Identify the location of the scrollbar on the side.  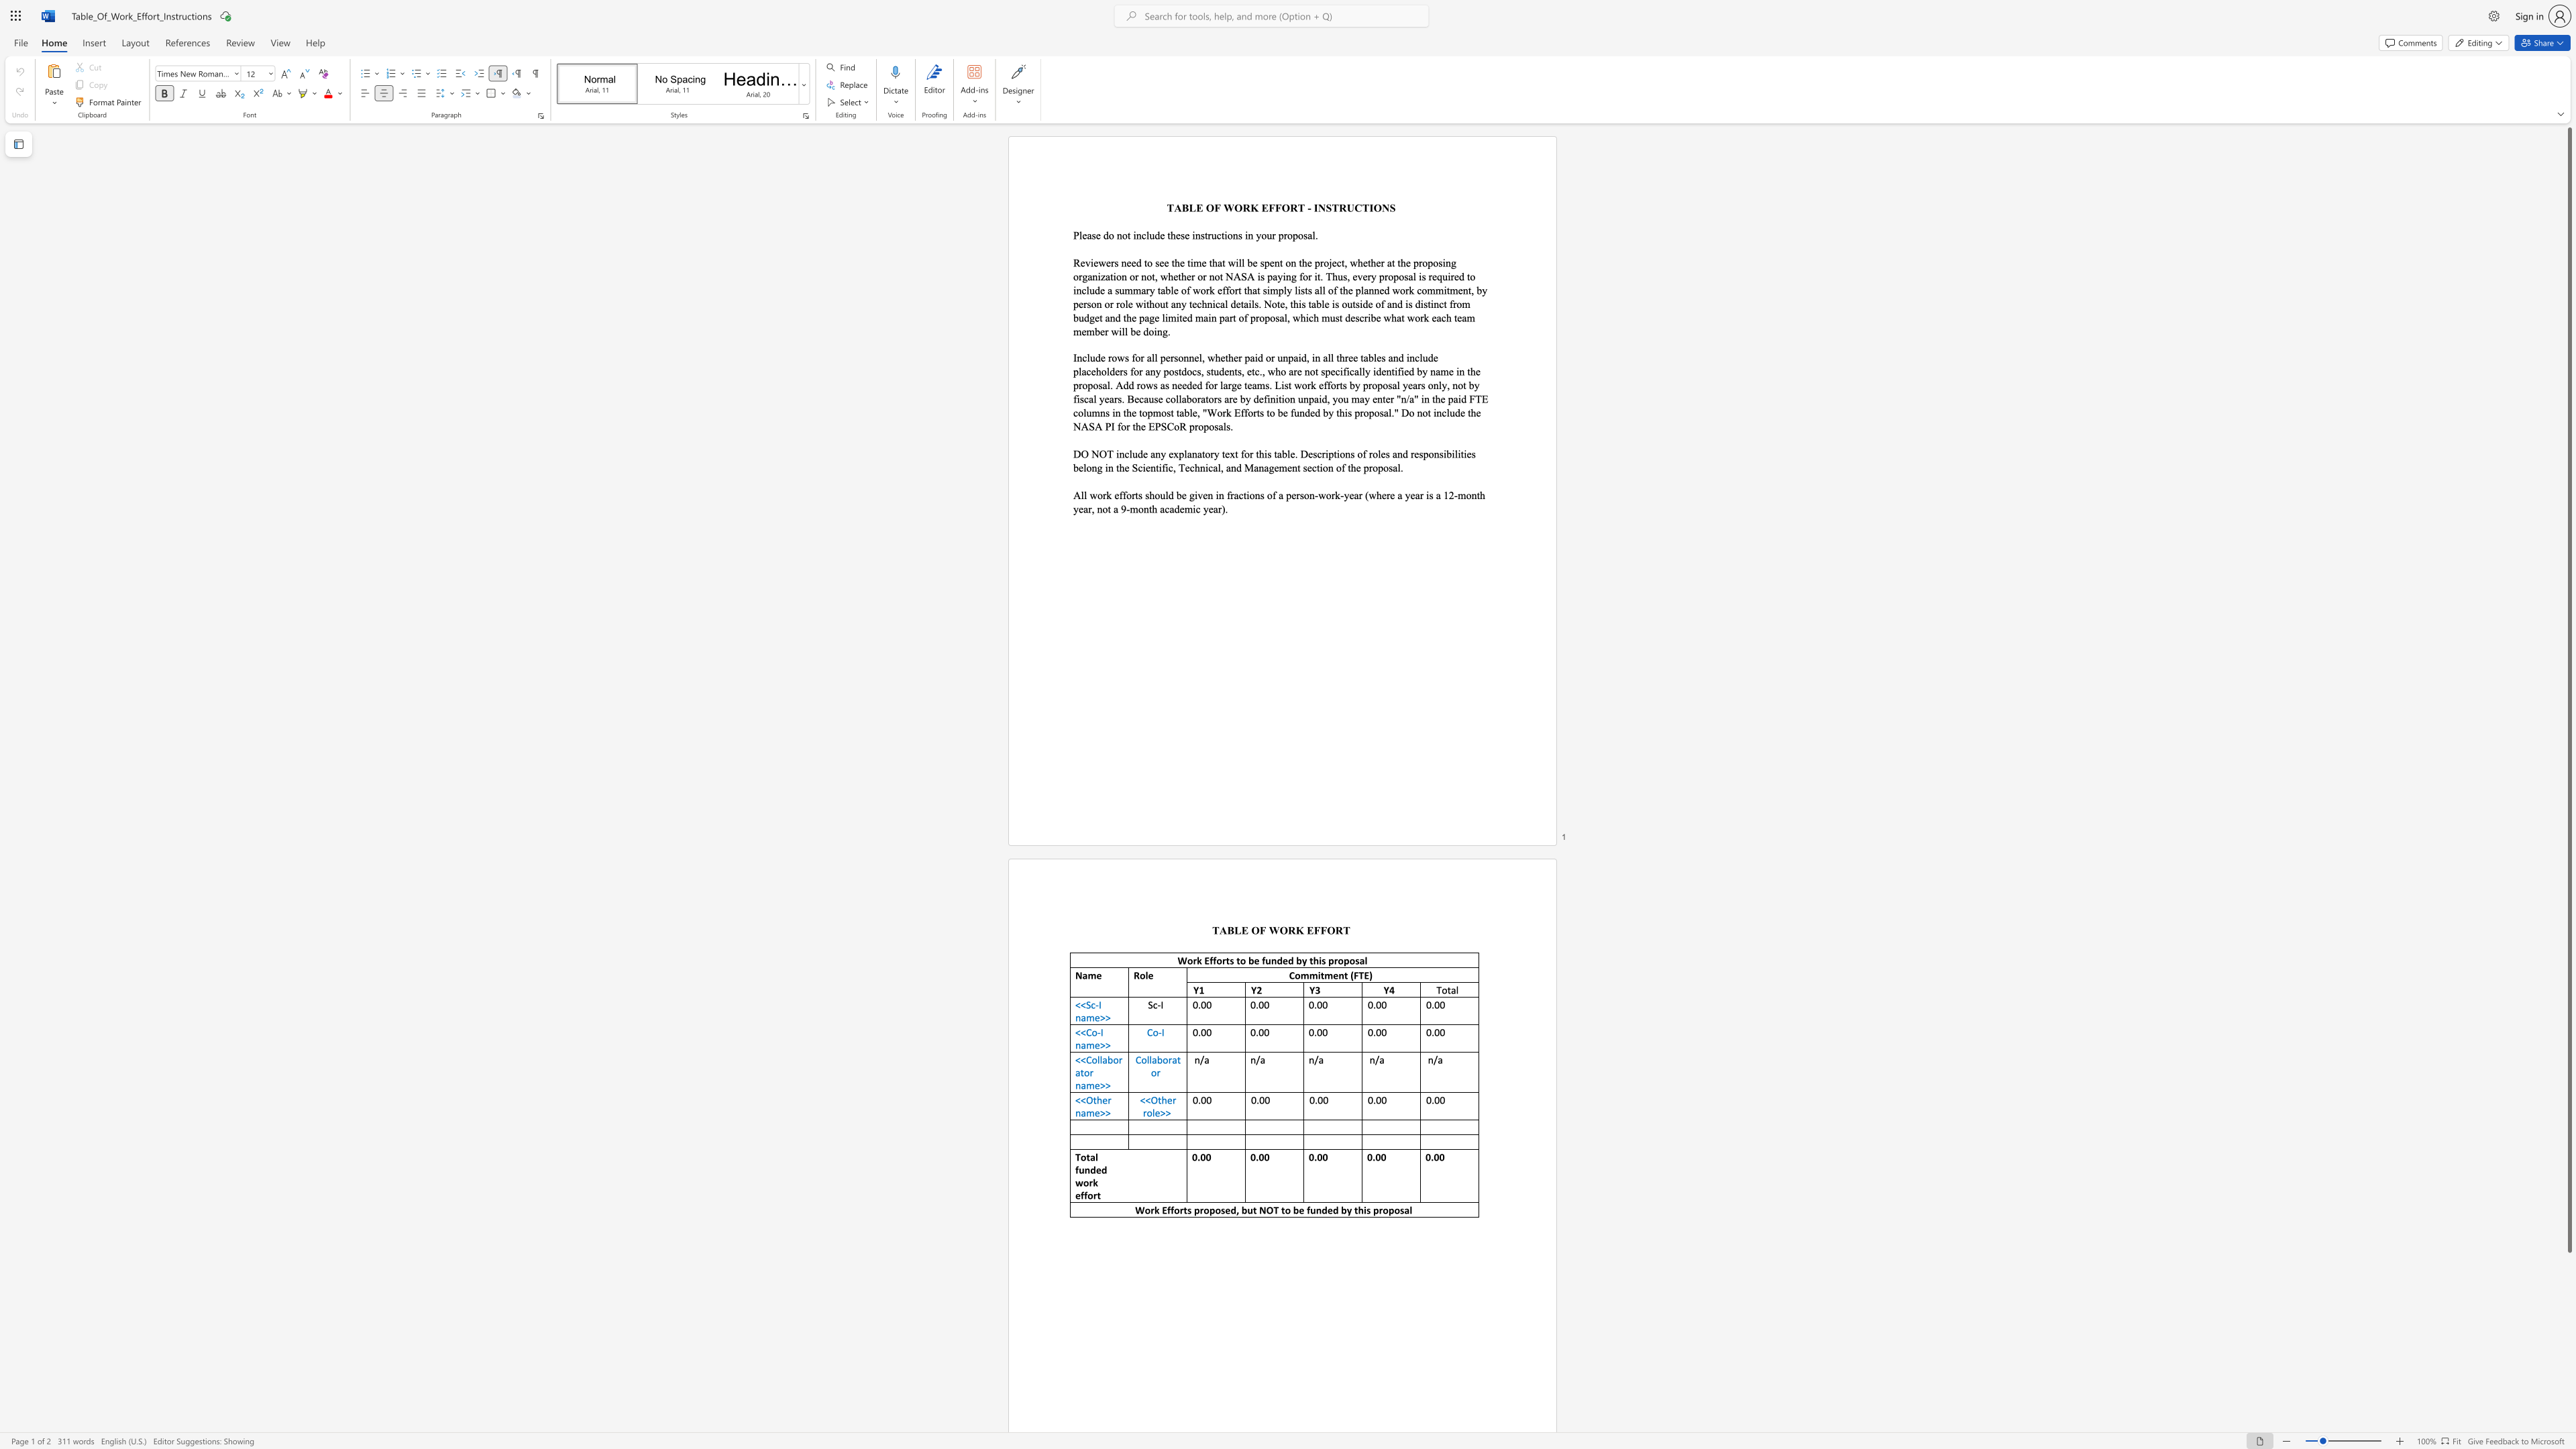
(2568, 1334).